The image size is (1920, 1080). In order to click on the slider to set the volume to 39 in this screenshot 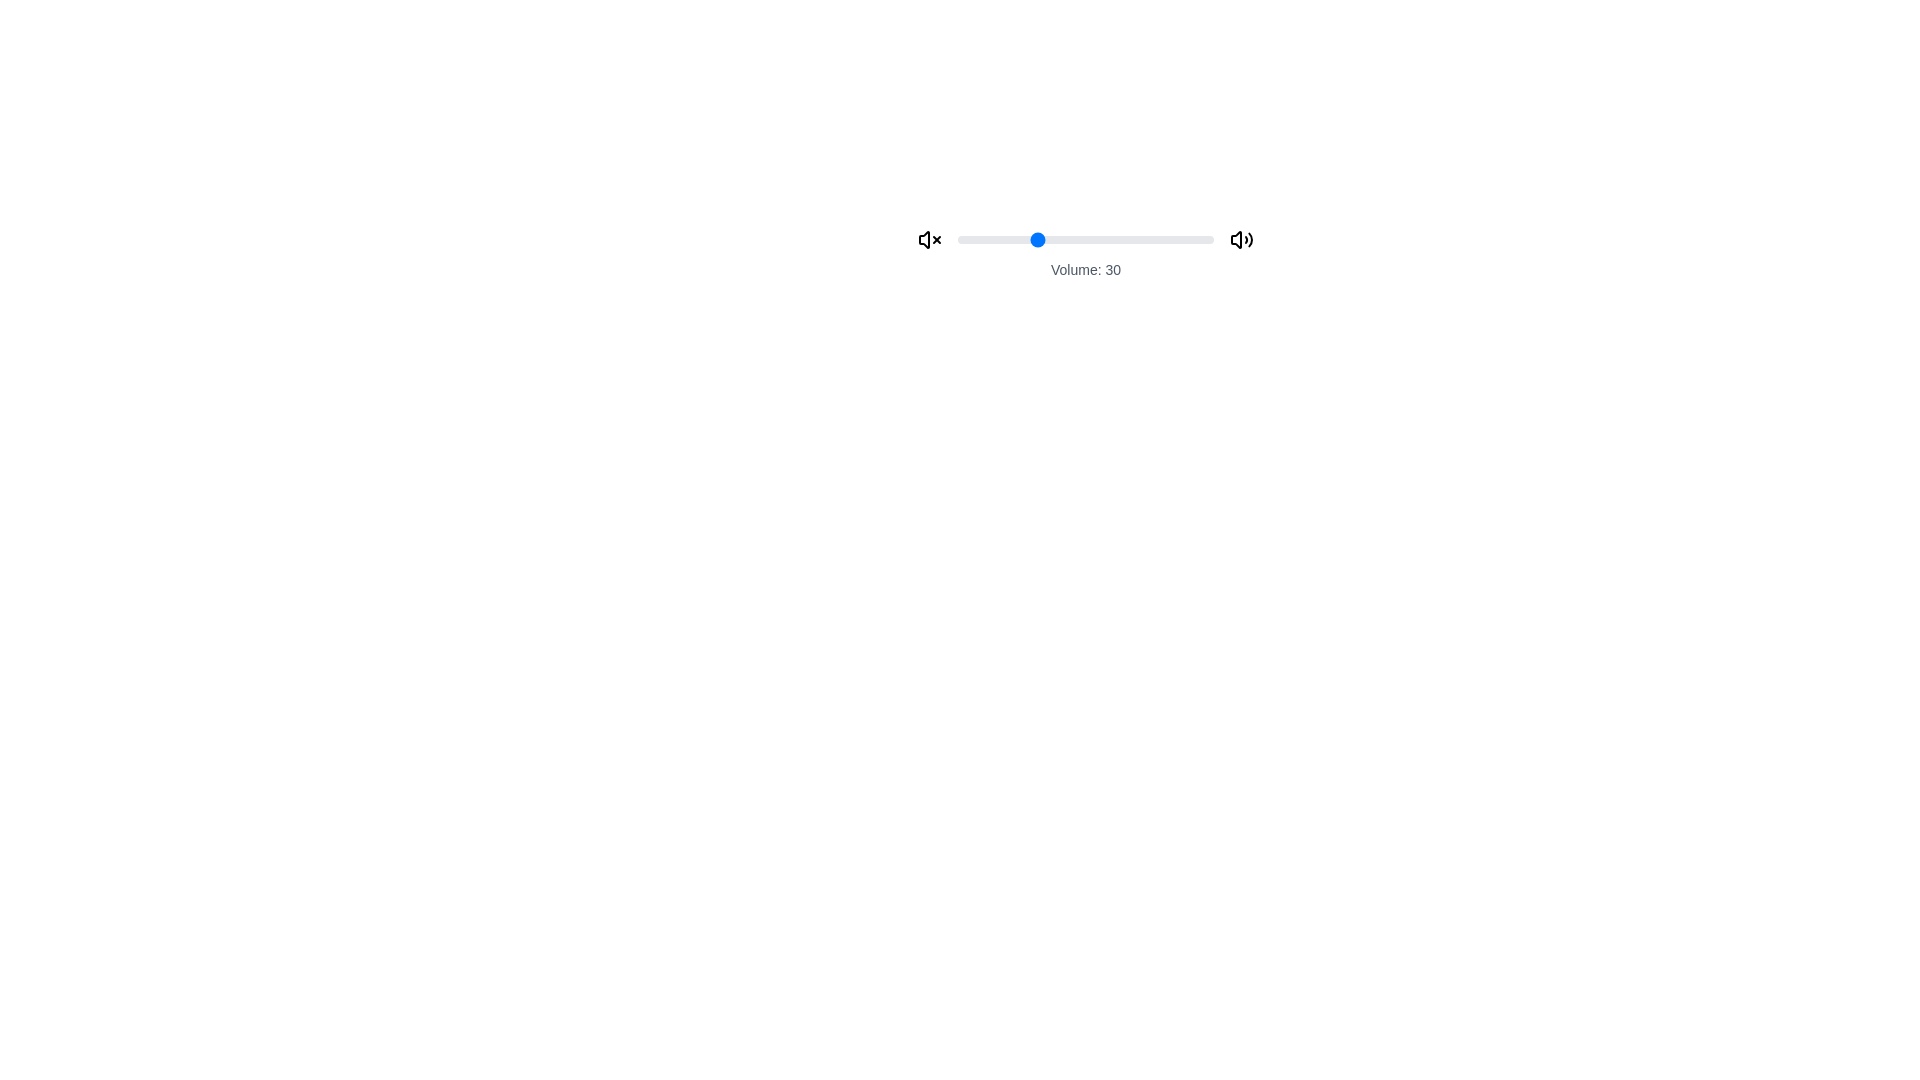, I will do `click(1056, 238)`.